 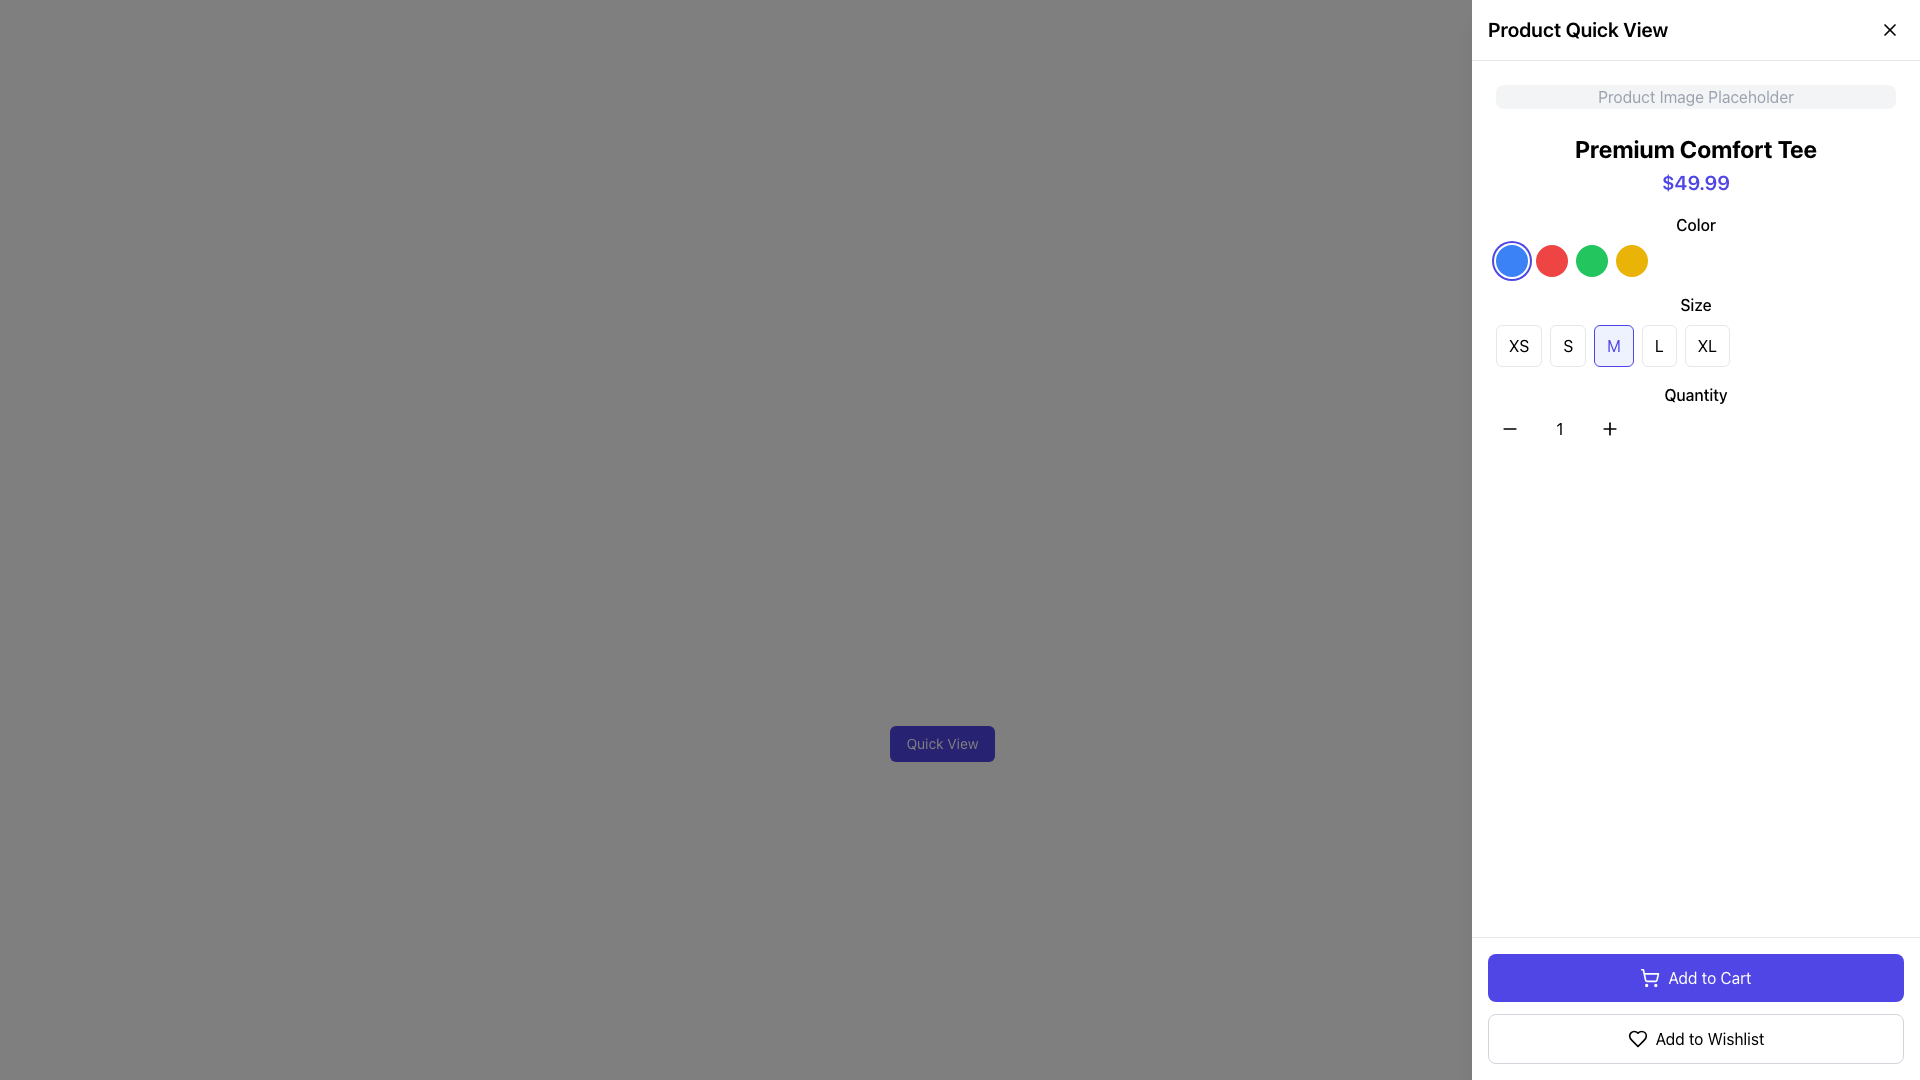 What do you see at coordinates (1609, 427) in the screenshot?
I see `the quantity increment button located in the quantity selector area under the 'Quantity' label, positioned to the right of the numerical value '1'` at bounding box center [1609, 427].